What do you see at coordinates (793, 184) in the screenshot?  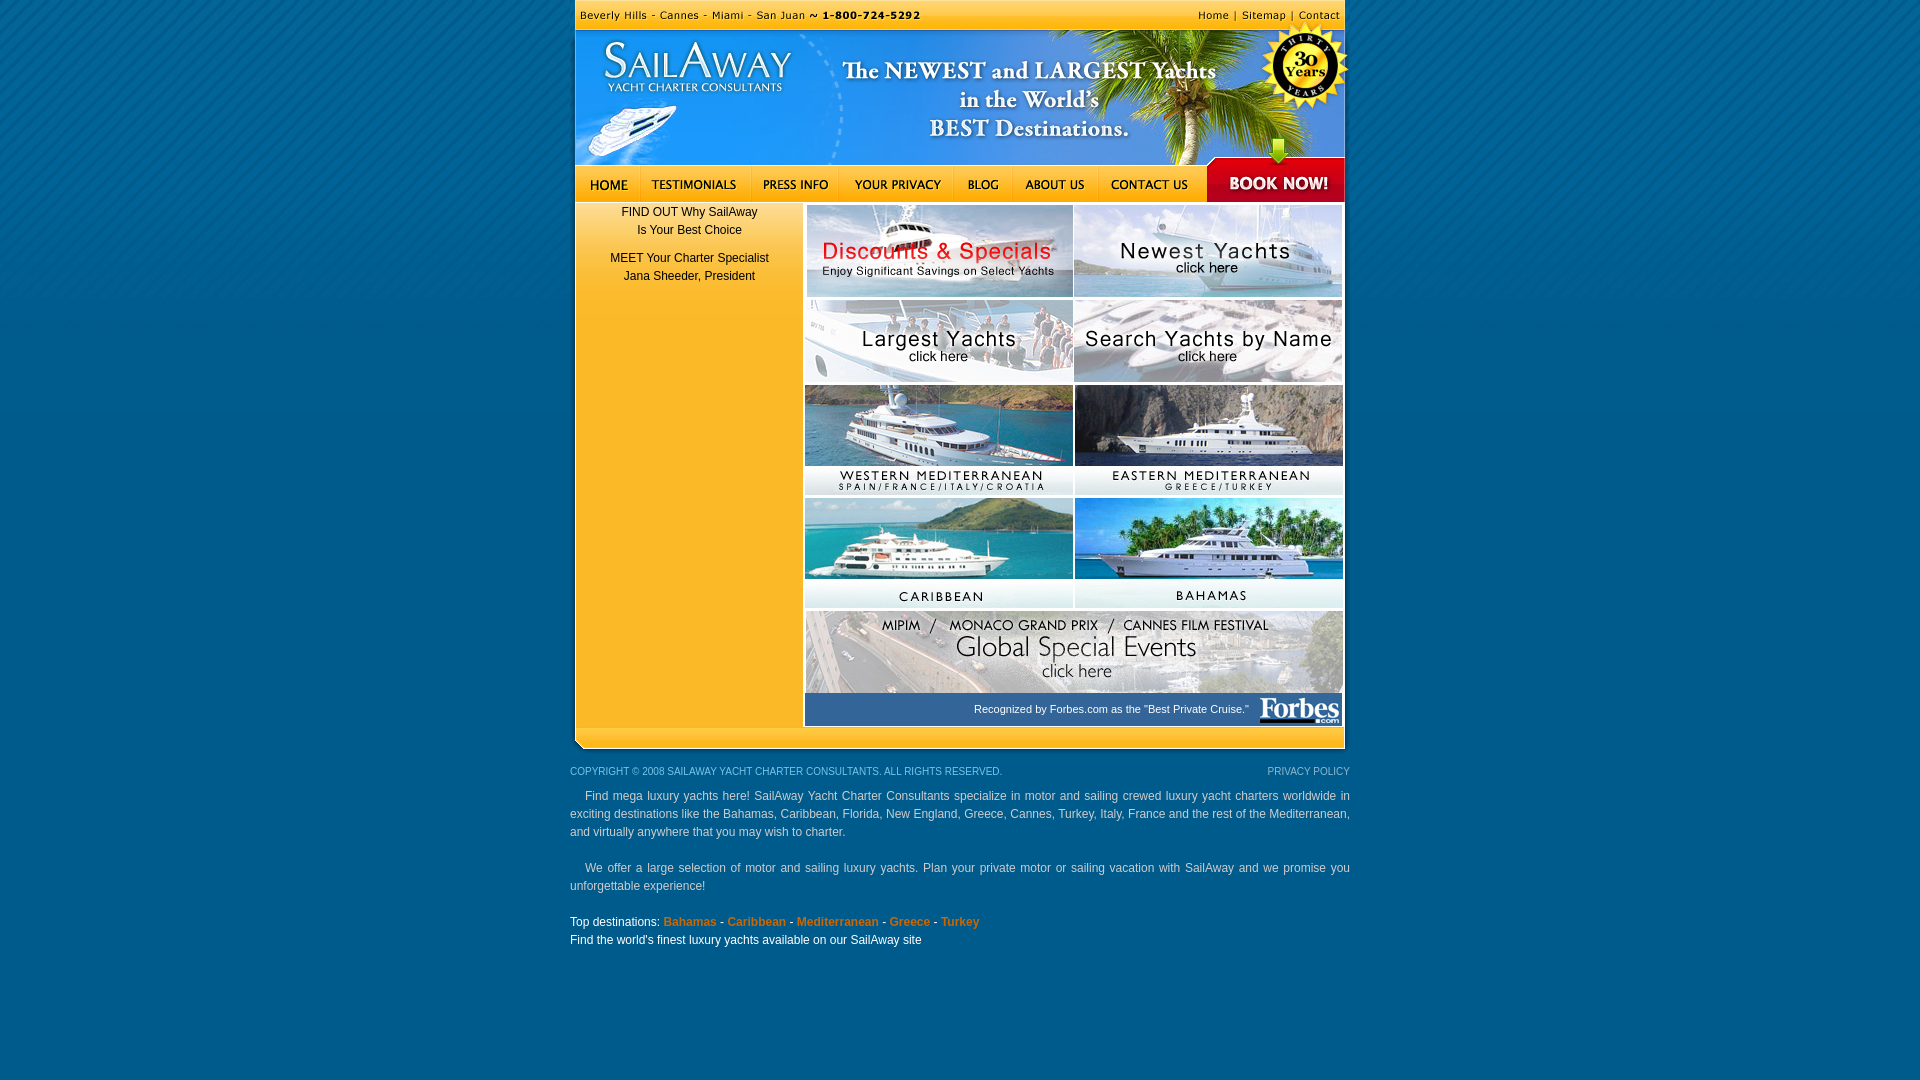 I see `'Press Info'` at bounding box center [793, 184].